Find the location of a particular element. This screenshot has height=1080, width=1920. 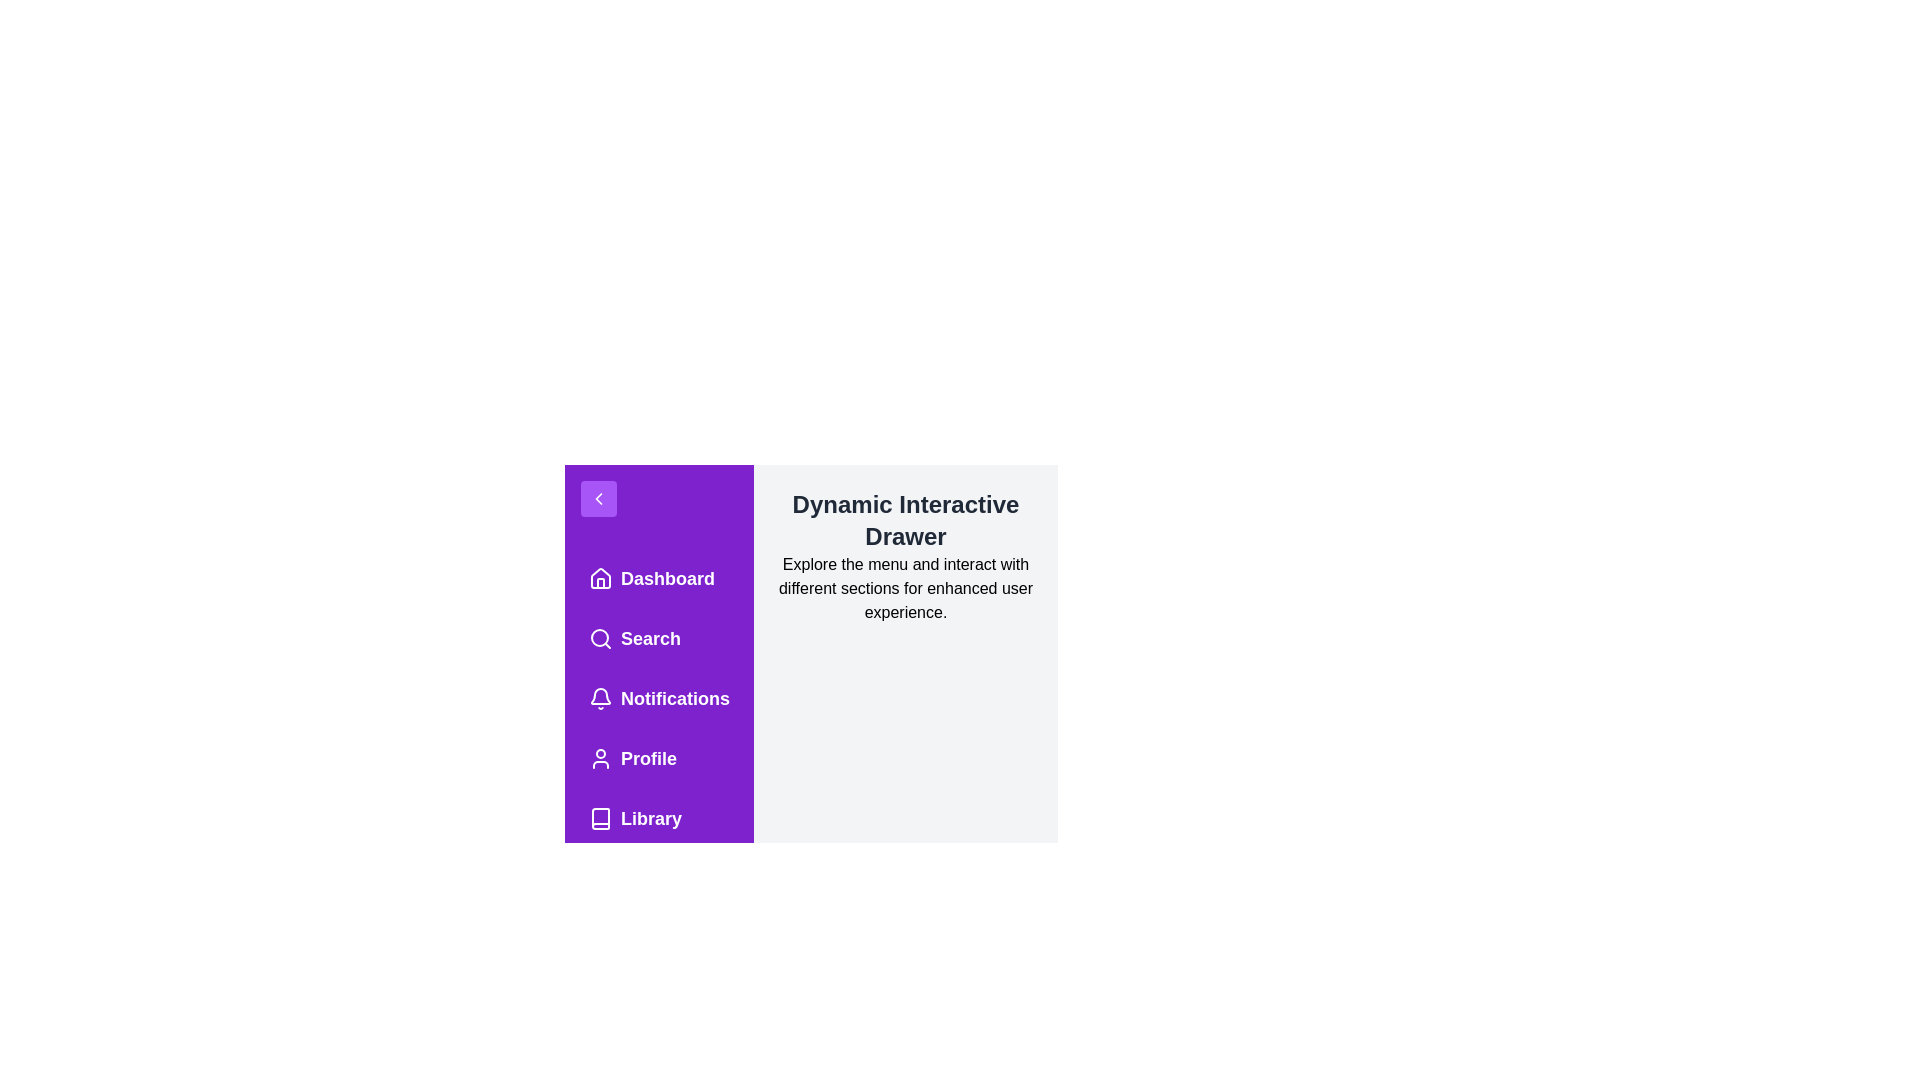

the menu item Notifications to highlight it is located at coordinates (658, 697).